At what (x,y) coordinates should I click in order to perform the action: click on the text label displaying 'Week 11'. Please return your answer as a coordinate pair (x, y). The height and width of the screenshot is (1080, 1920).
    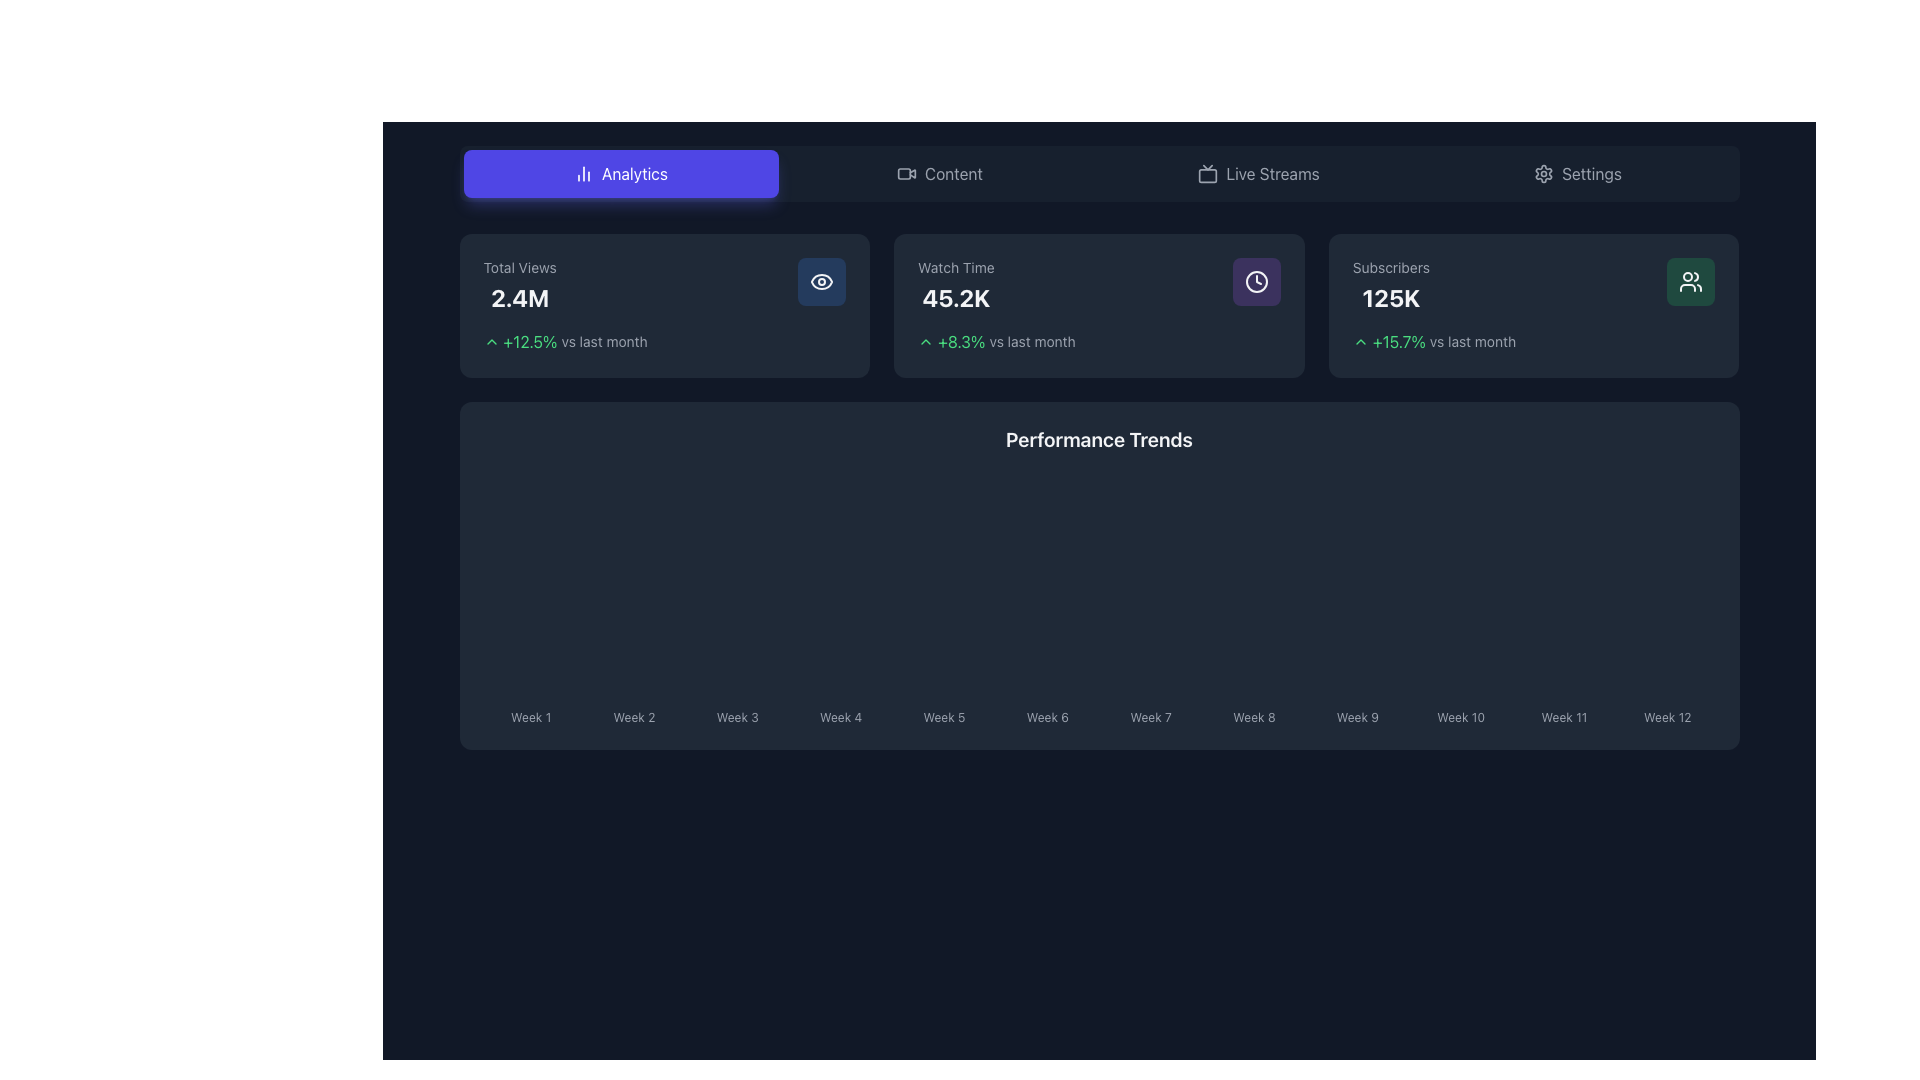
    Looking at the image, I should click on (1563, 712).